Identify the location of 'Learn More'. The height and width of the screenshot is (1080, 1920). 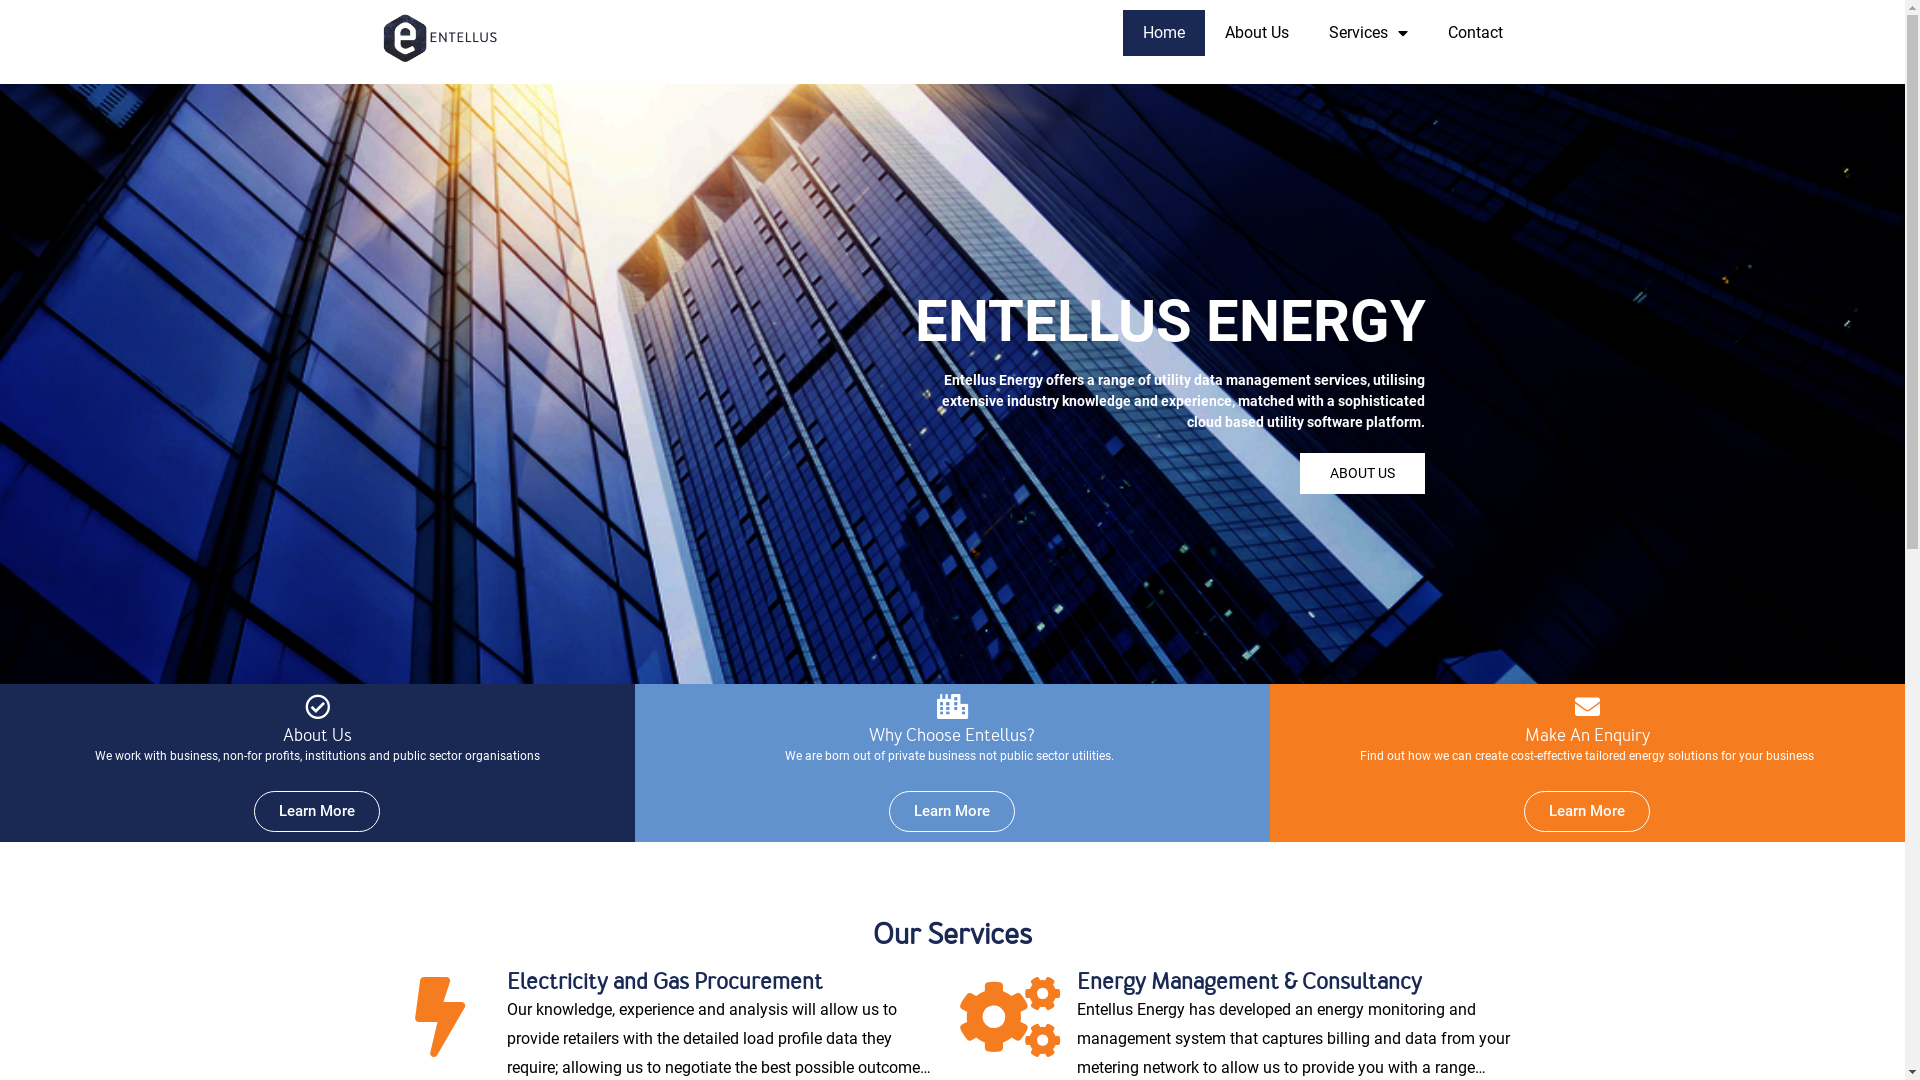
(1586, 811).